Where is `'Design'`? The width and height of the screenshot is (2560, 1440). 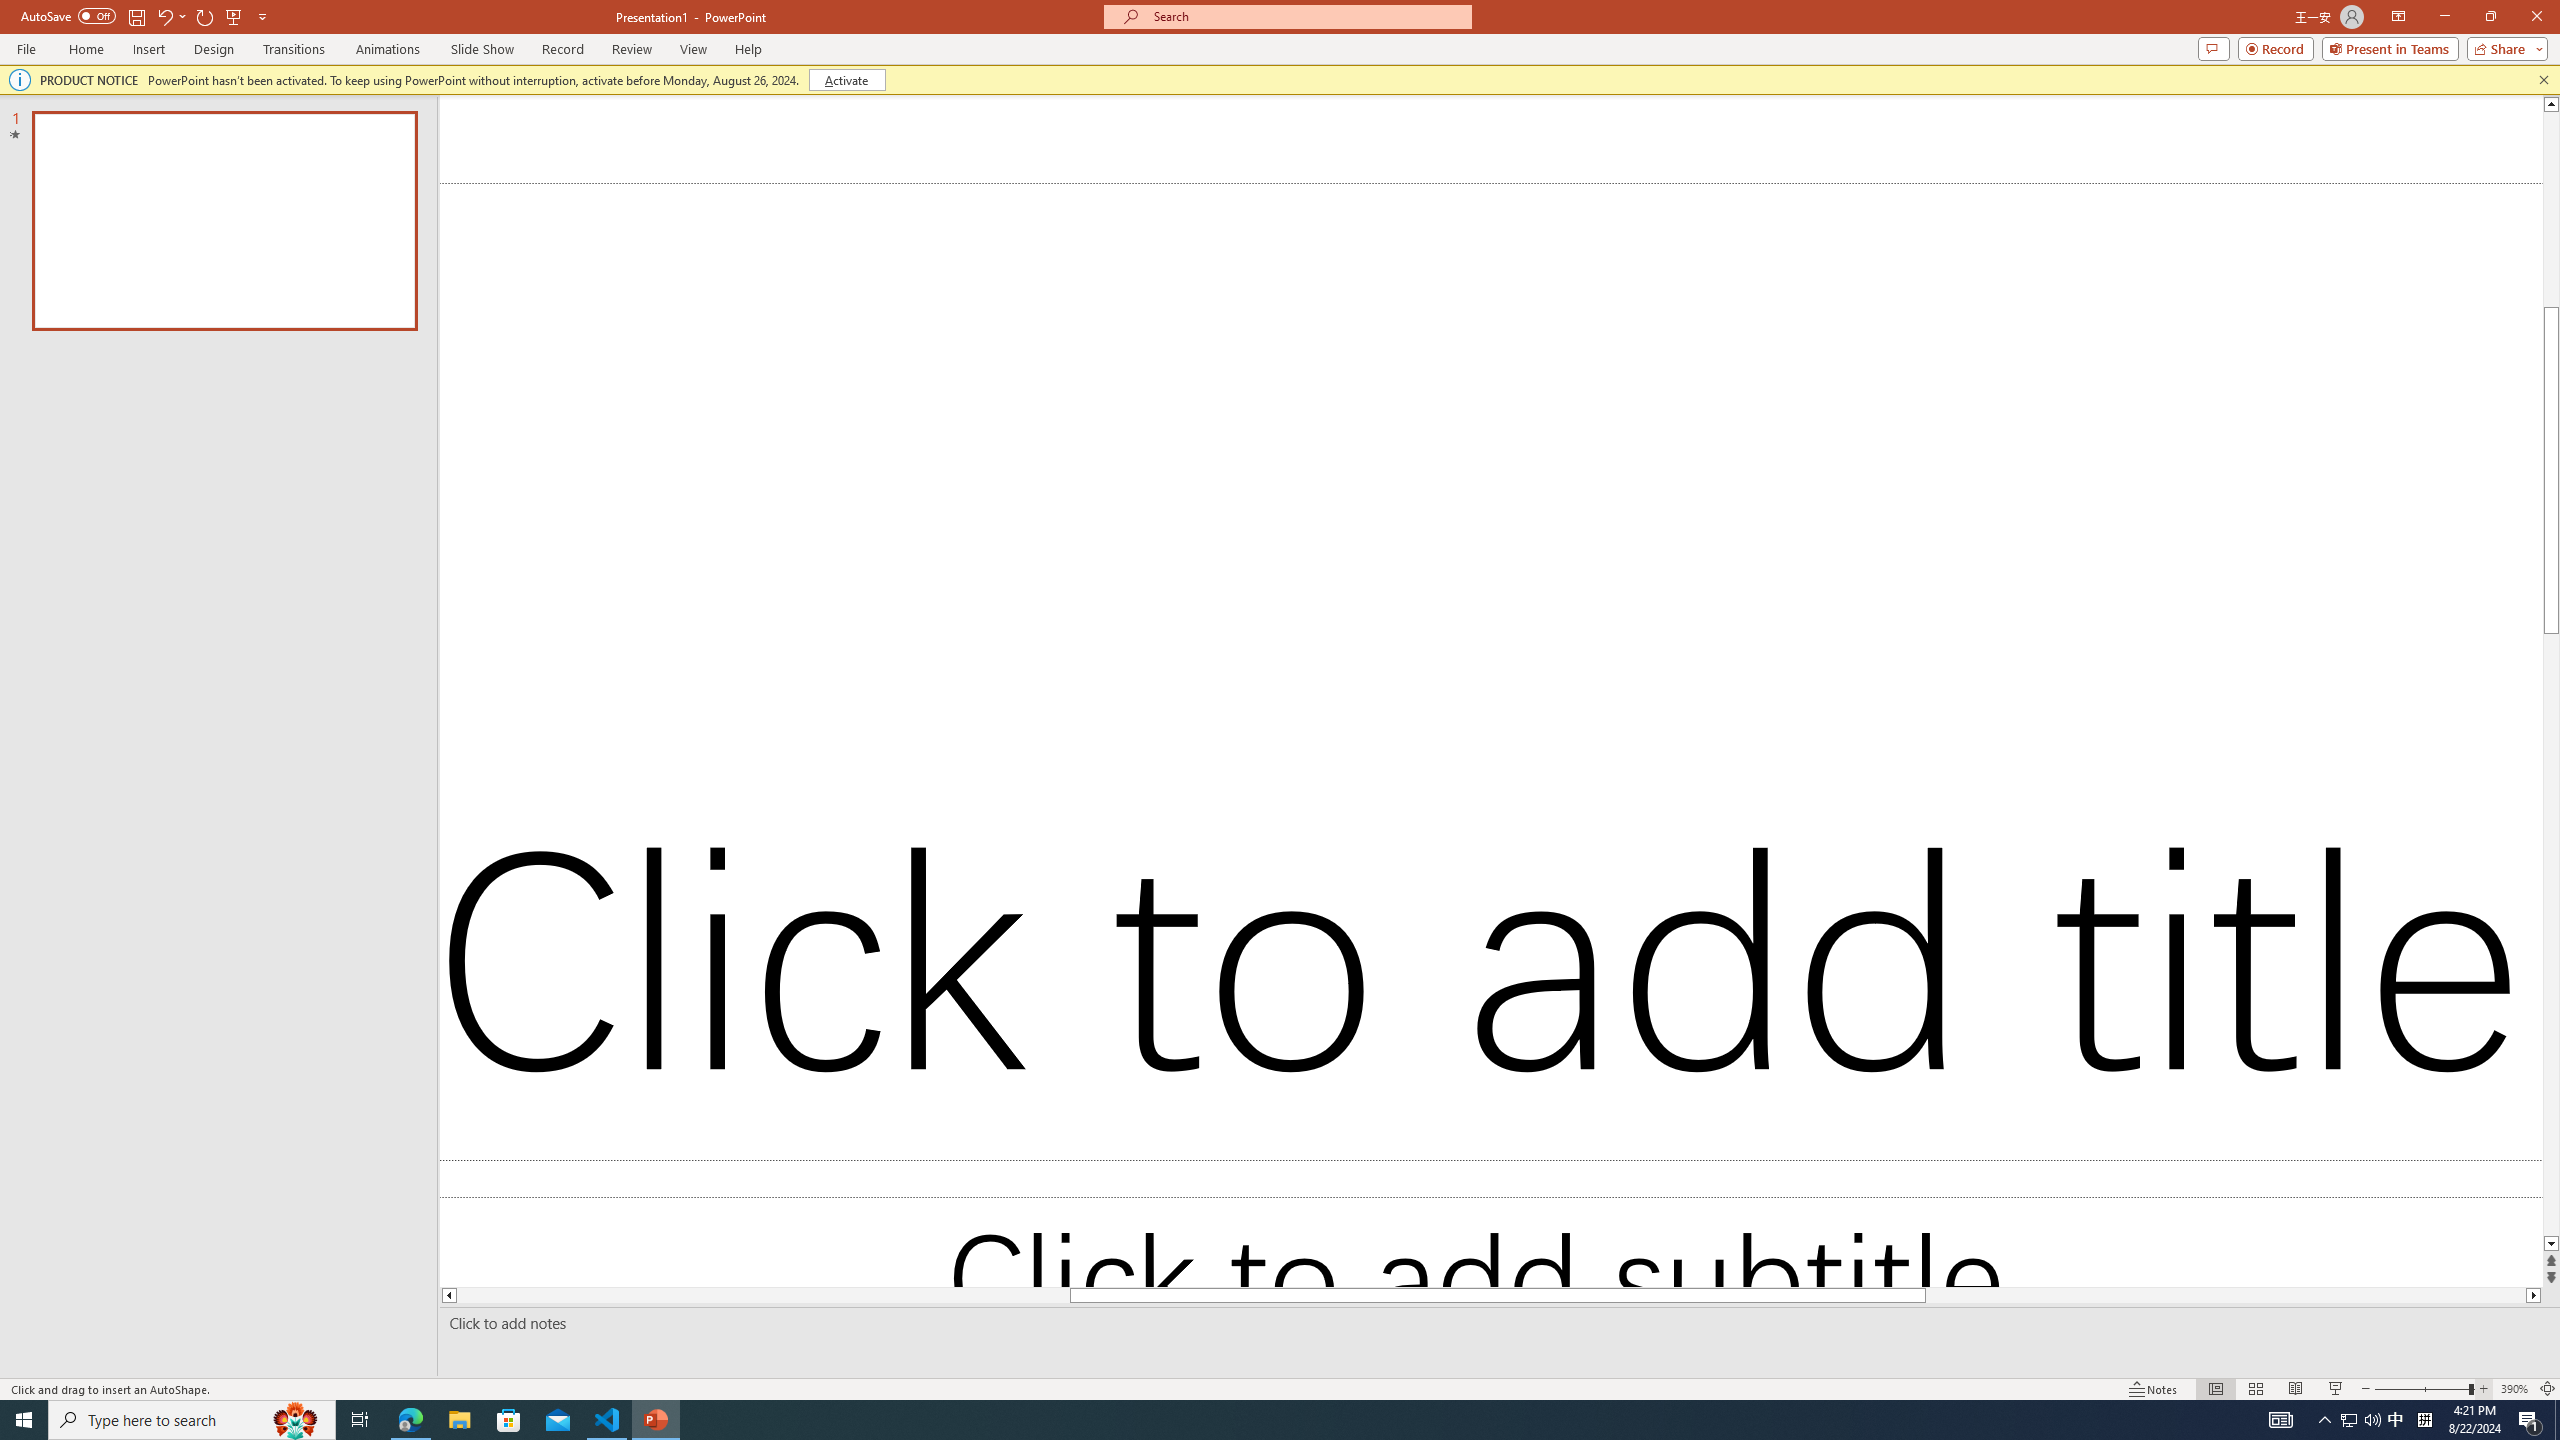 'Design' is located at coordinates (215, 49).